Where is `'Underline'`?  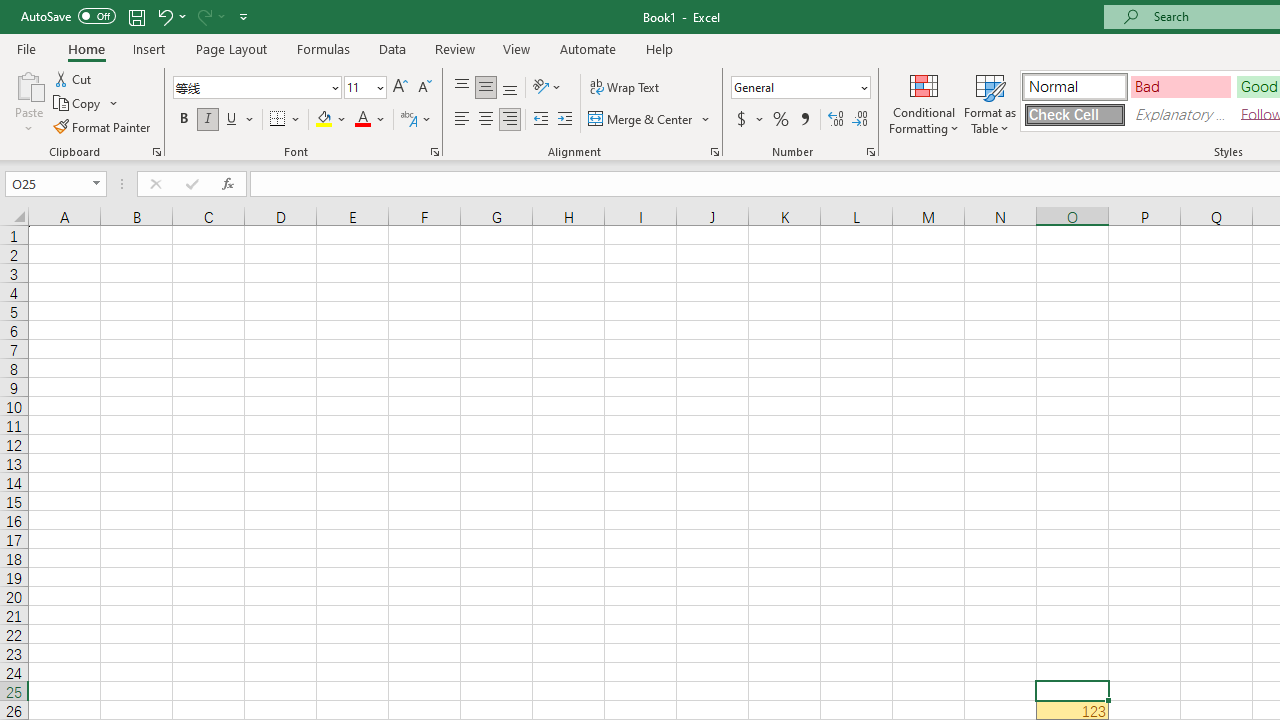
'Underline' is located at coordinates (232, 119).